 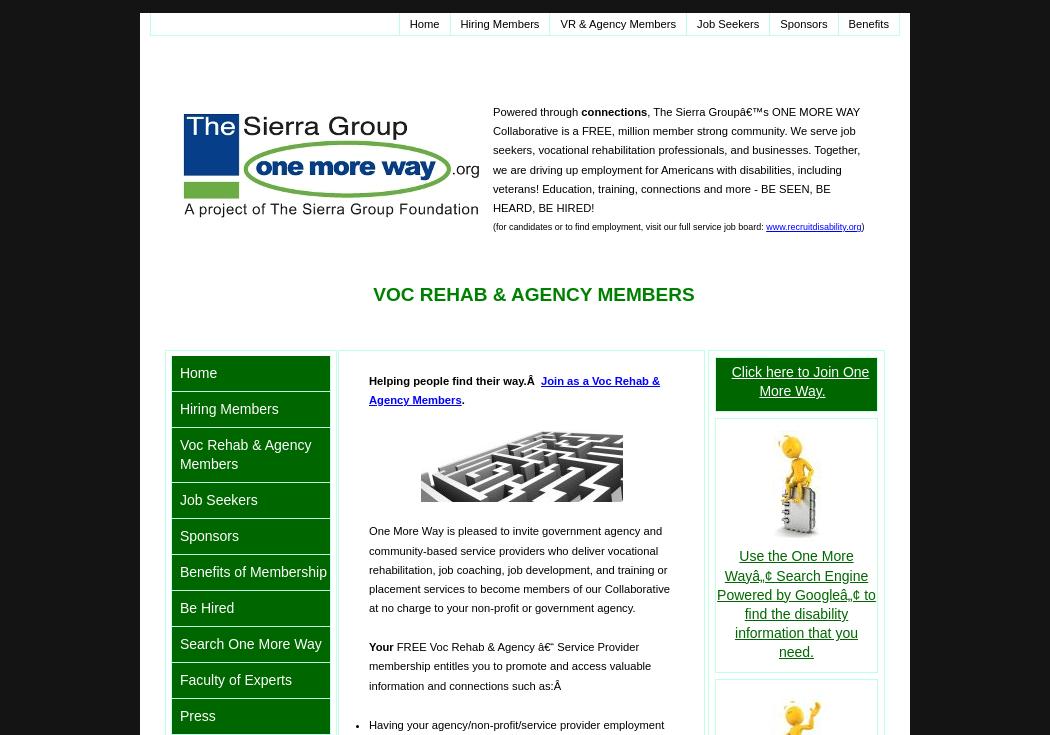 I want to click on 'One  More Way is pleased to invite government agency and community-based service  providers who deliver vocational rehabilitation, job coaching, job development,  and training or placement services to become members of our Collaborative at no  charge to your non-profit or government agency.', so click(x=518, y=568).